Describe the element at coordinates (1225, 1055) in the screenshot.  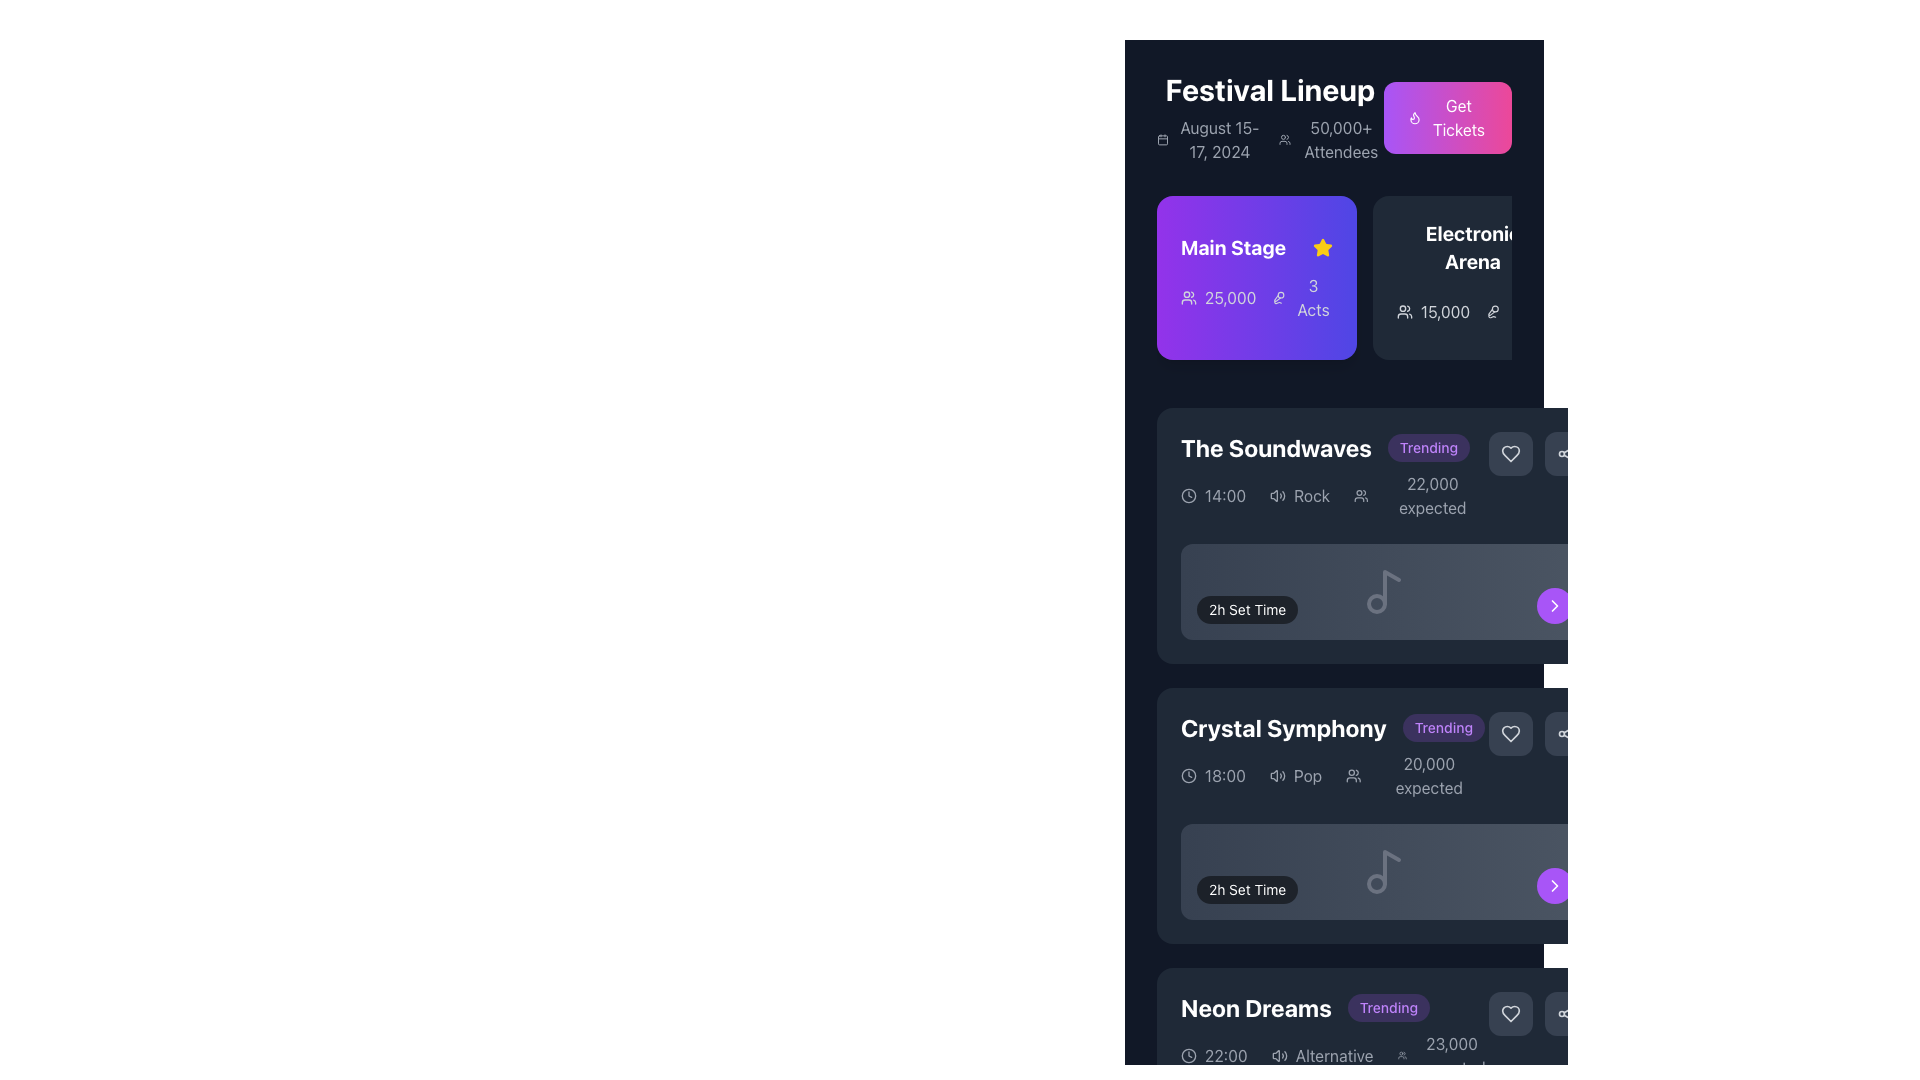
I see `the time indicator text label for the event 'Neon Dreams' located at the bottom of the events list, which displays the scheduled time (22:00)` at that location.